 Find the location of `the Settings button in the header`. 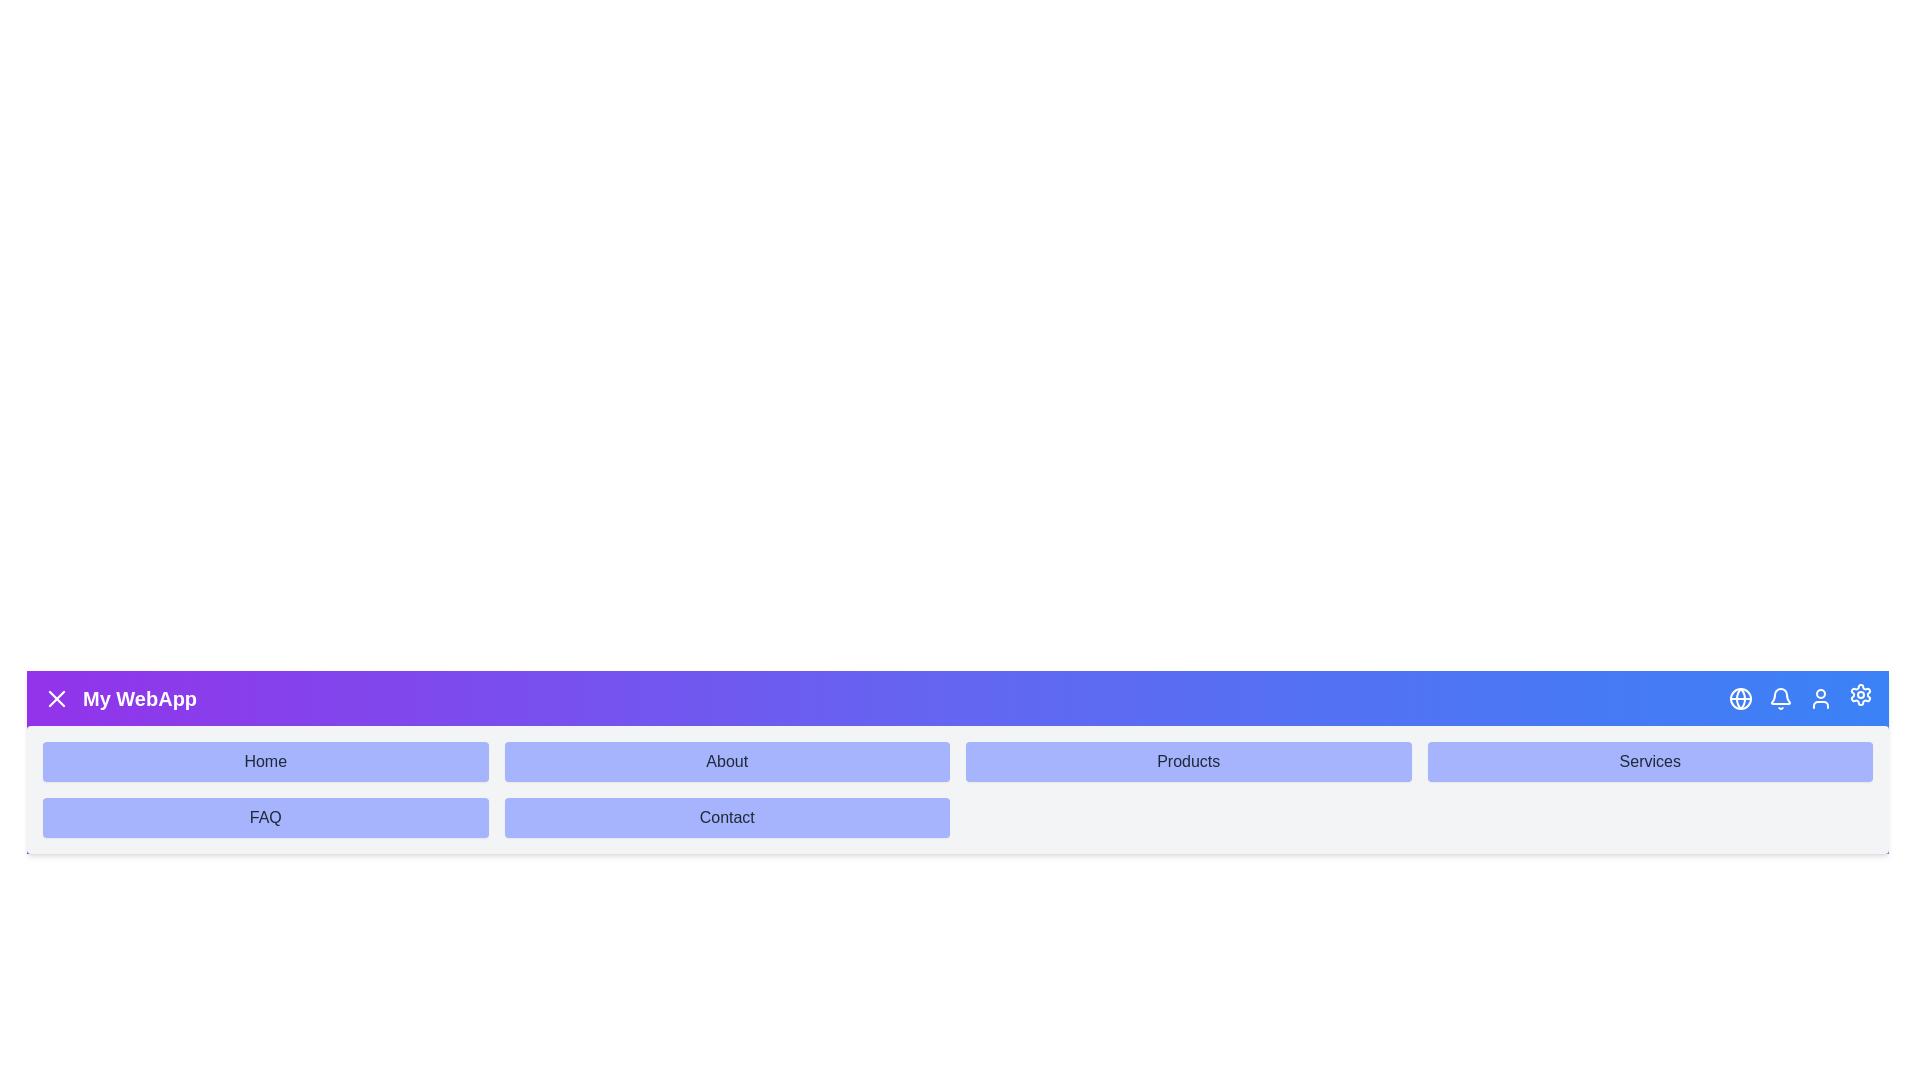

the Settings button in the header is located at coordinates (1860, 693).